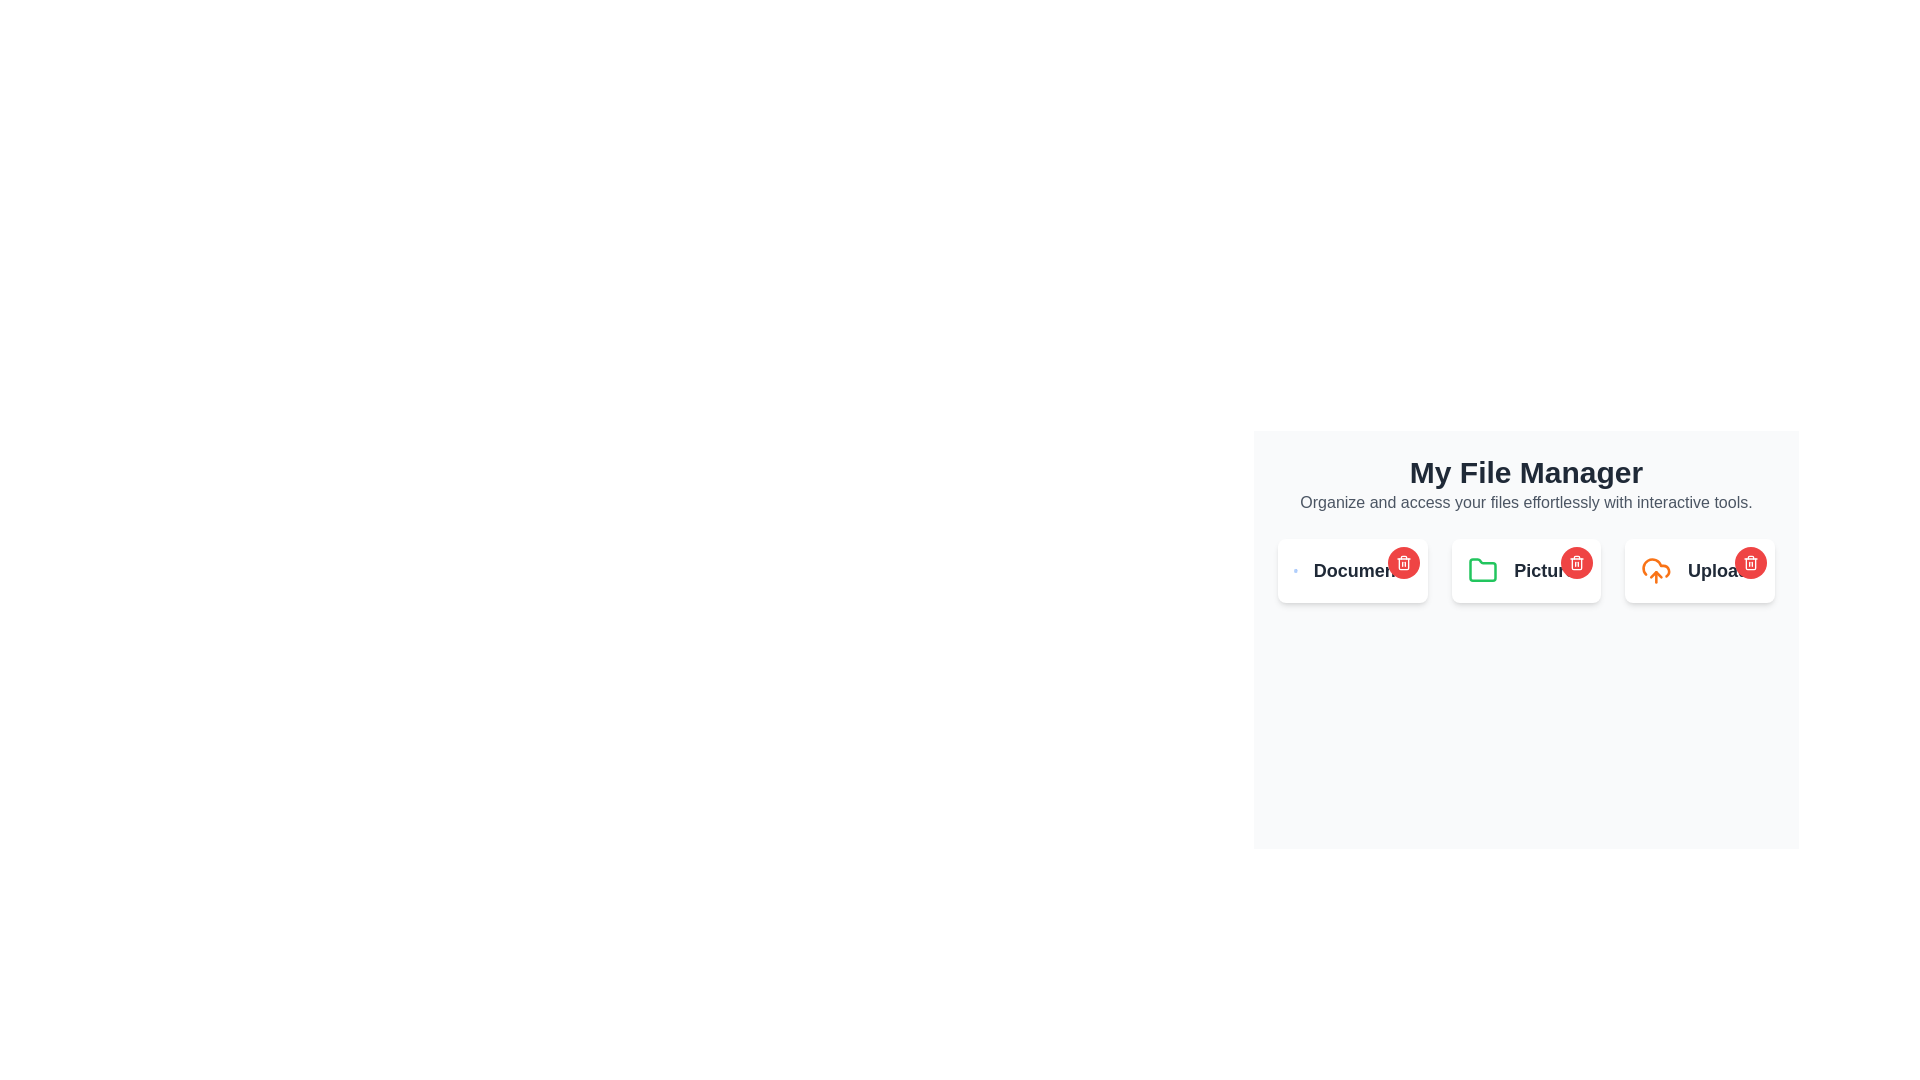  What do you see at coordinates (1402, 563) in the screenshot?
I see `the red circular button with a white trash can icon located in the top-right corner of the 'Documents' card in the 'My File Manager' section` at bounding box center [1402, 563].